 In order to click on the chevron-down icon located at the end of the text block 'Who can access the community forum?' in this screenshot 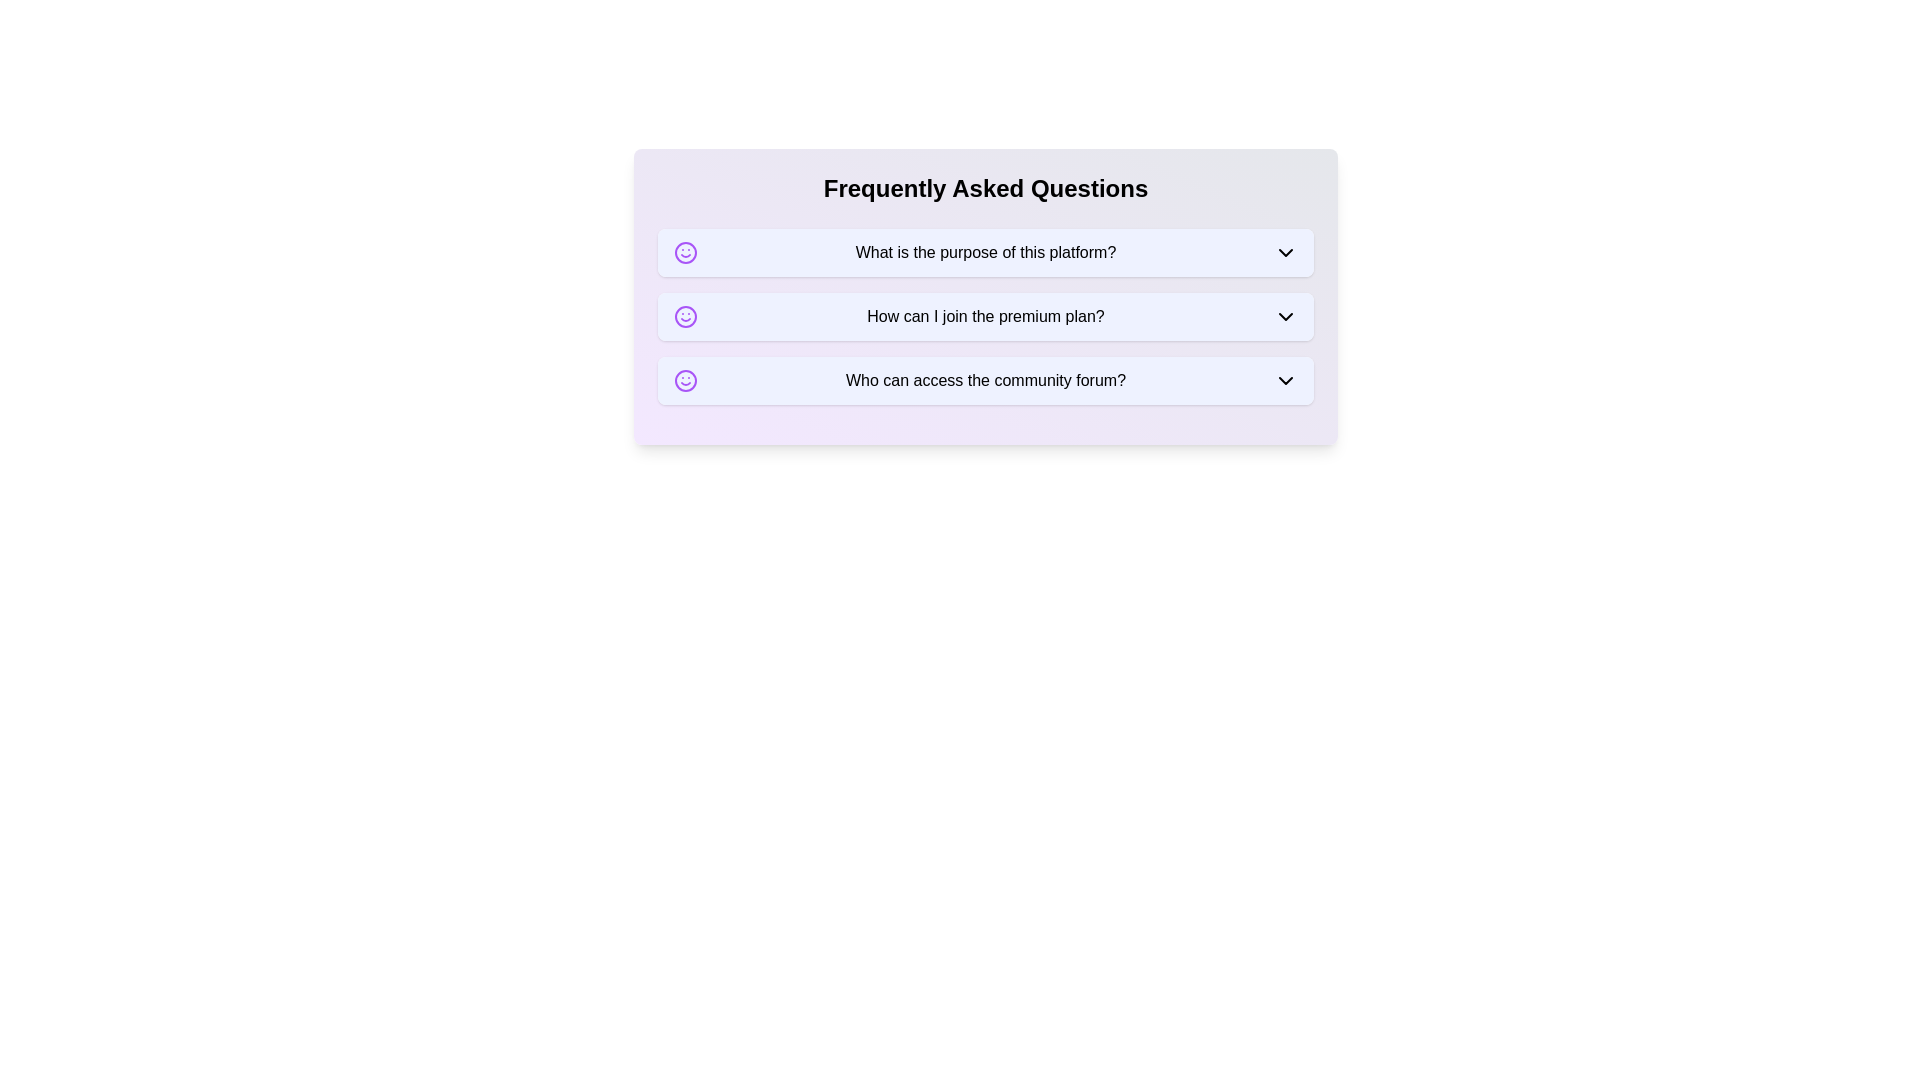, I will do `click(1286, 381)`.